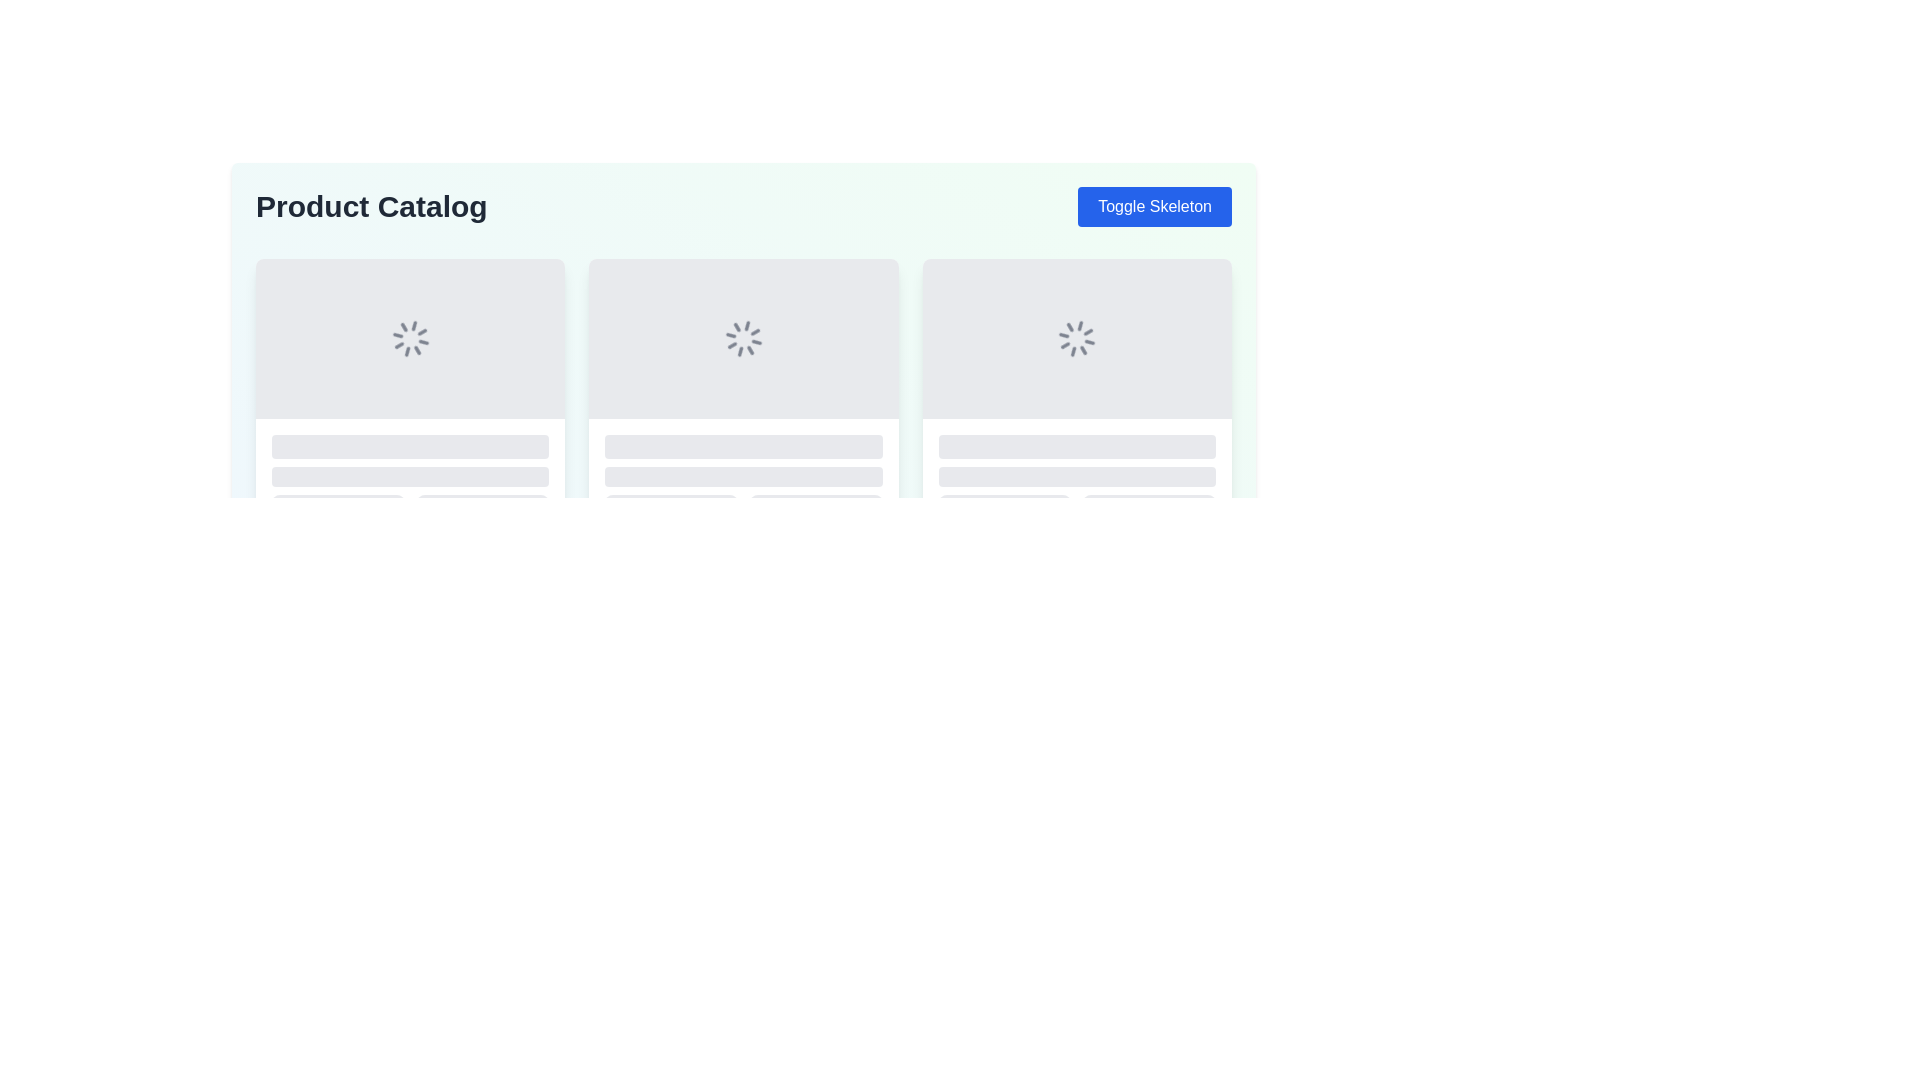 The image size is (1920, 1080). Describe the element at coordinates (409, 473) in the screenshot. I see `Skeleton Loader component located in the bottom section of the leftmost card in a horizontally aligned list of three cards by opening the developer tools` at that location.